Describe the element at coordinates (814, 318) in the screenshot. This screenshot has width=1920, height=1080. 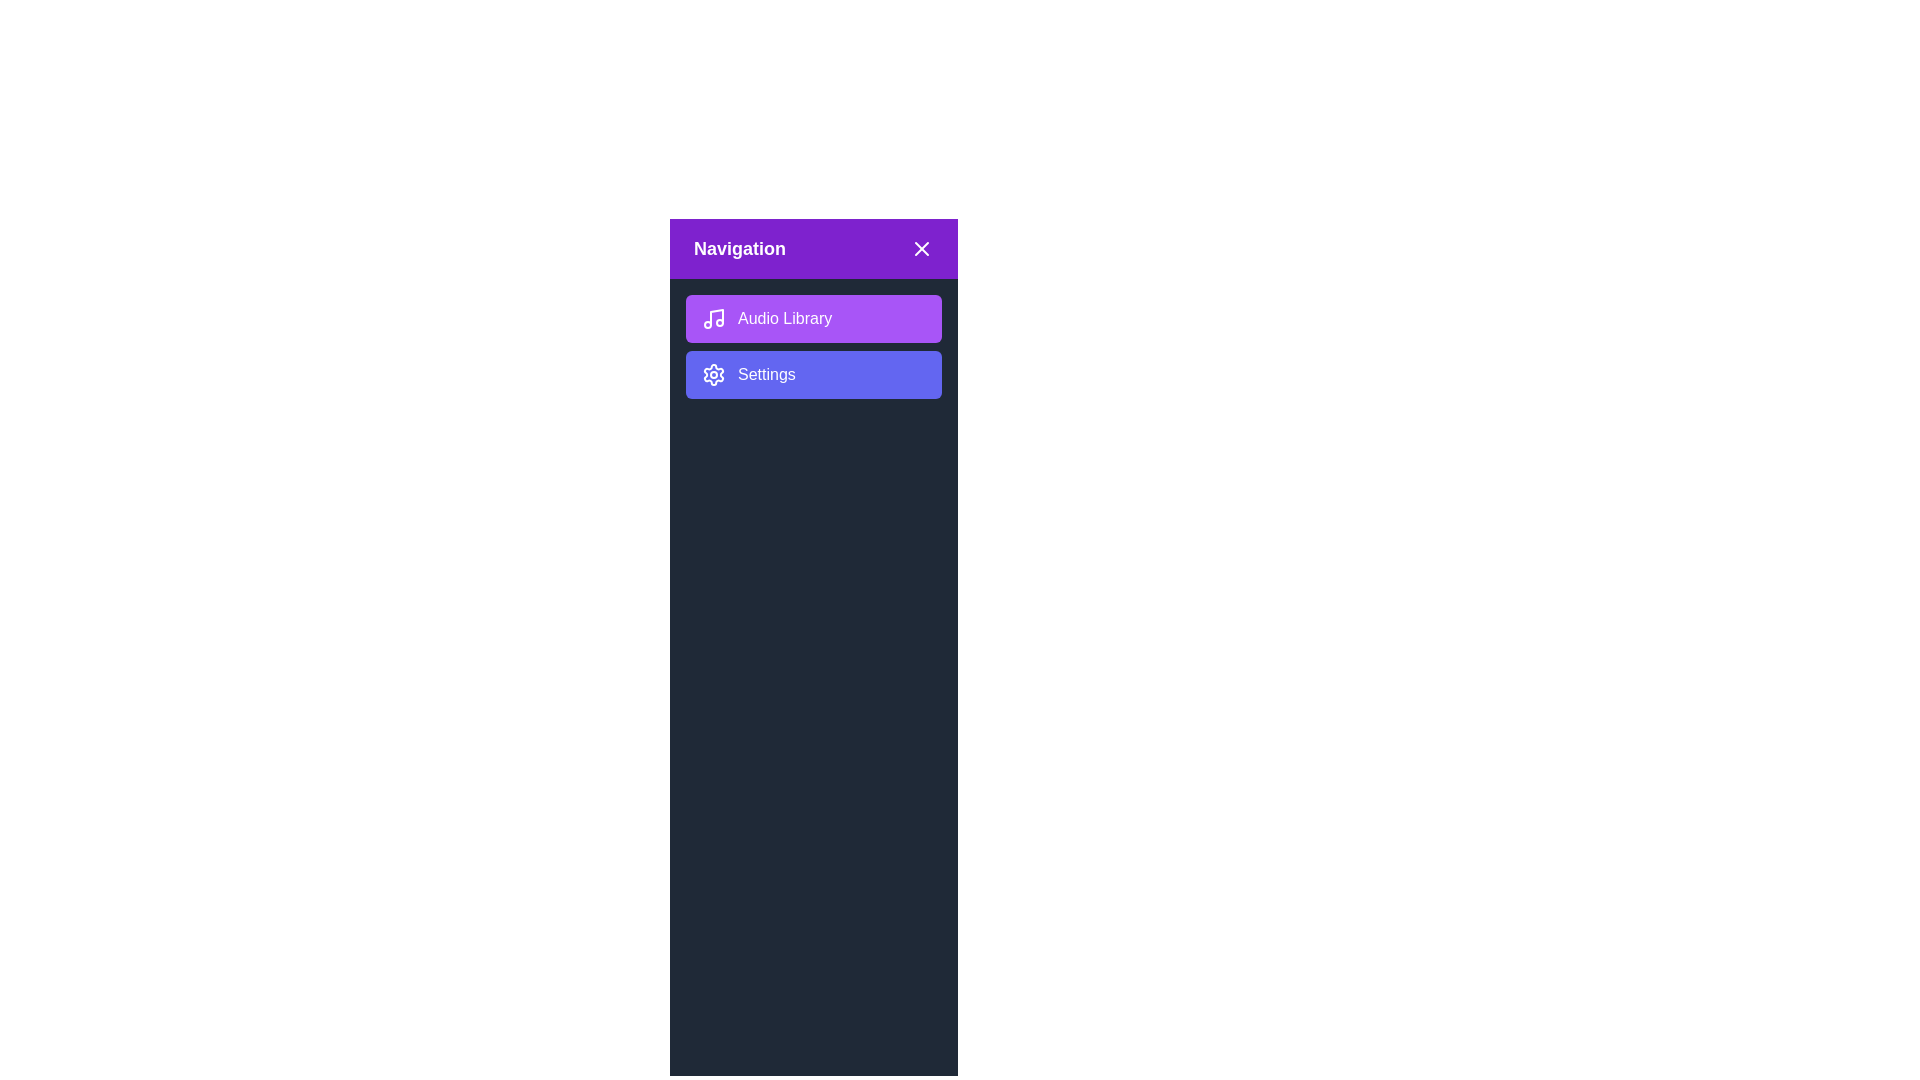
I see `the 'Audio Library' button to select it` at that location.